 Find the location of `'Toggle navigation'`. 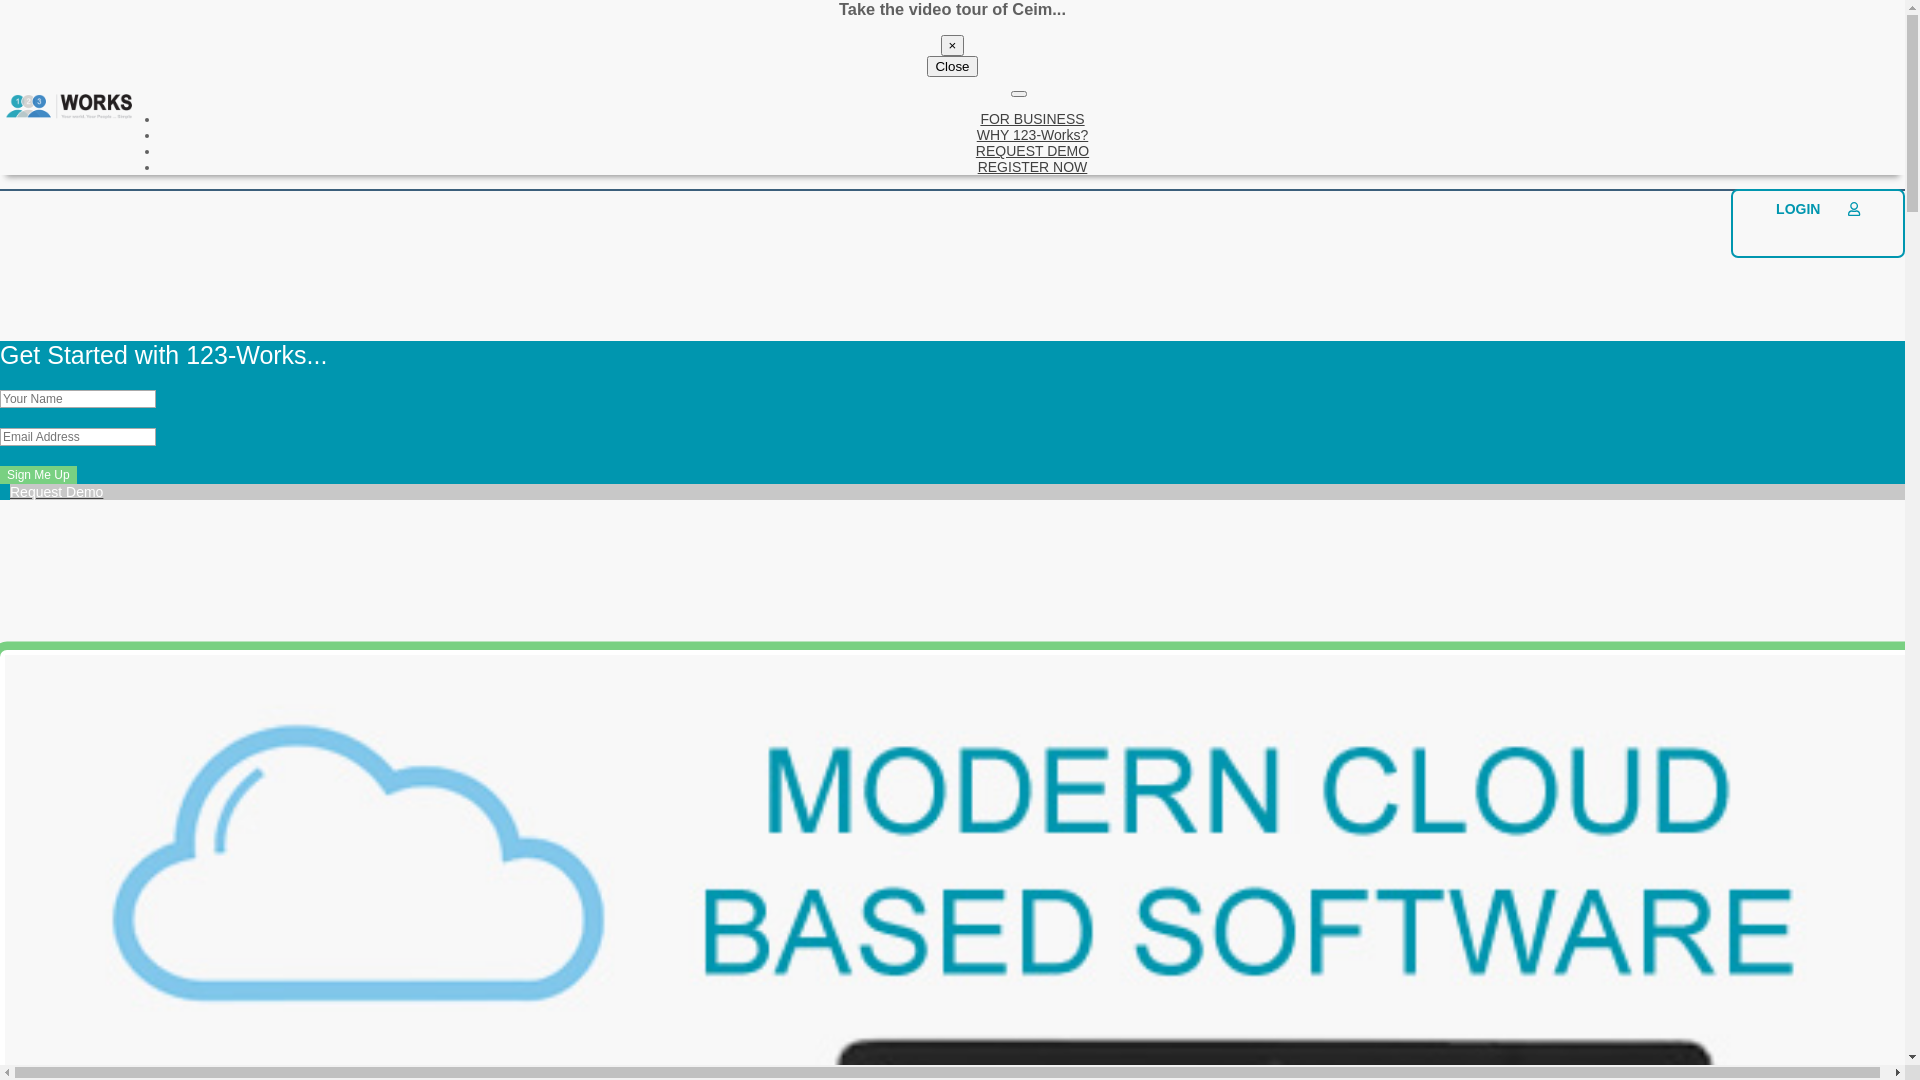

'Toggle navigation' is located at coordinates (1018, 93).